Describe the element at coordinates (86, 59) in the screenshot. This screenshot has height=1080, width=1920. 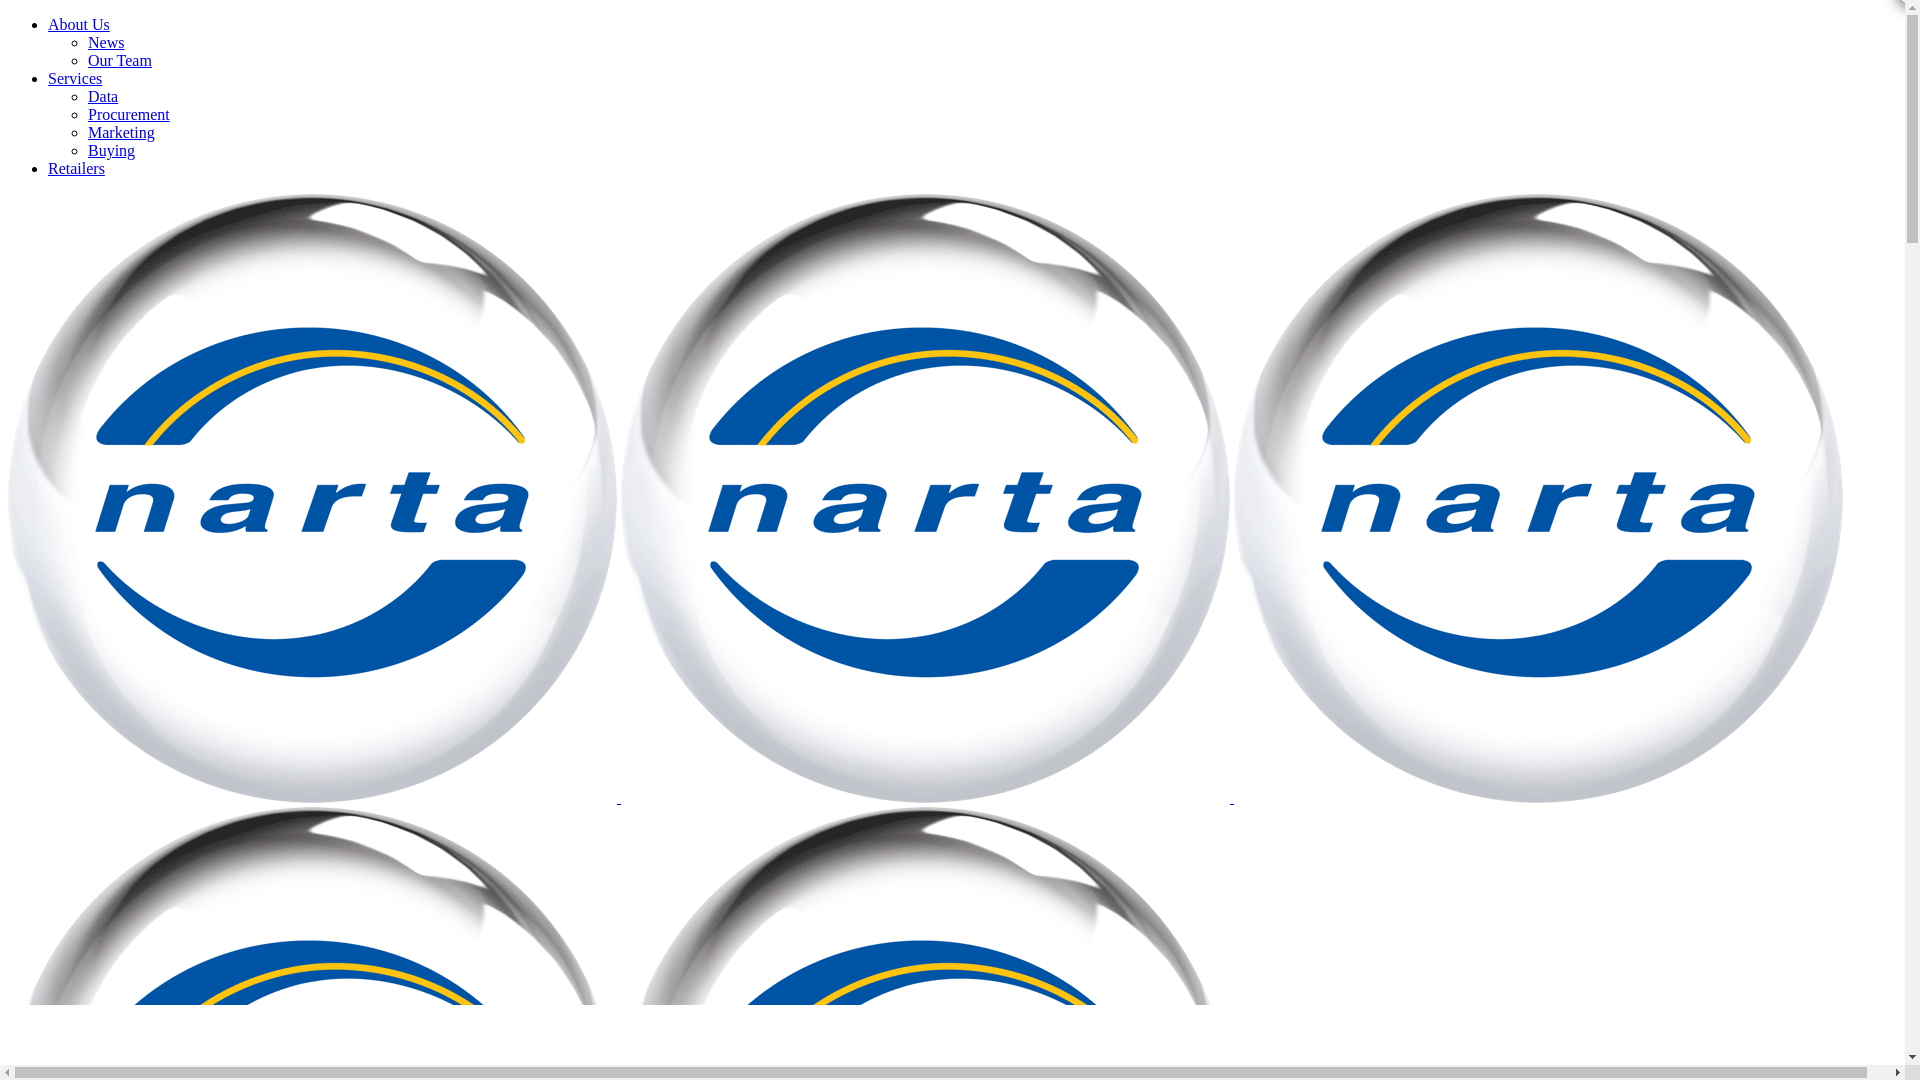
I see `'Our Team'` at that location.